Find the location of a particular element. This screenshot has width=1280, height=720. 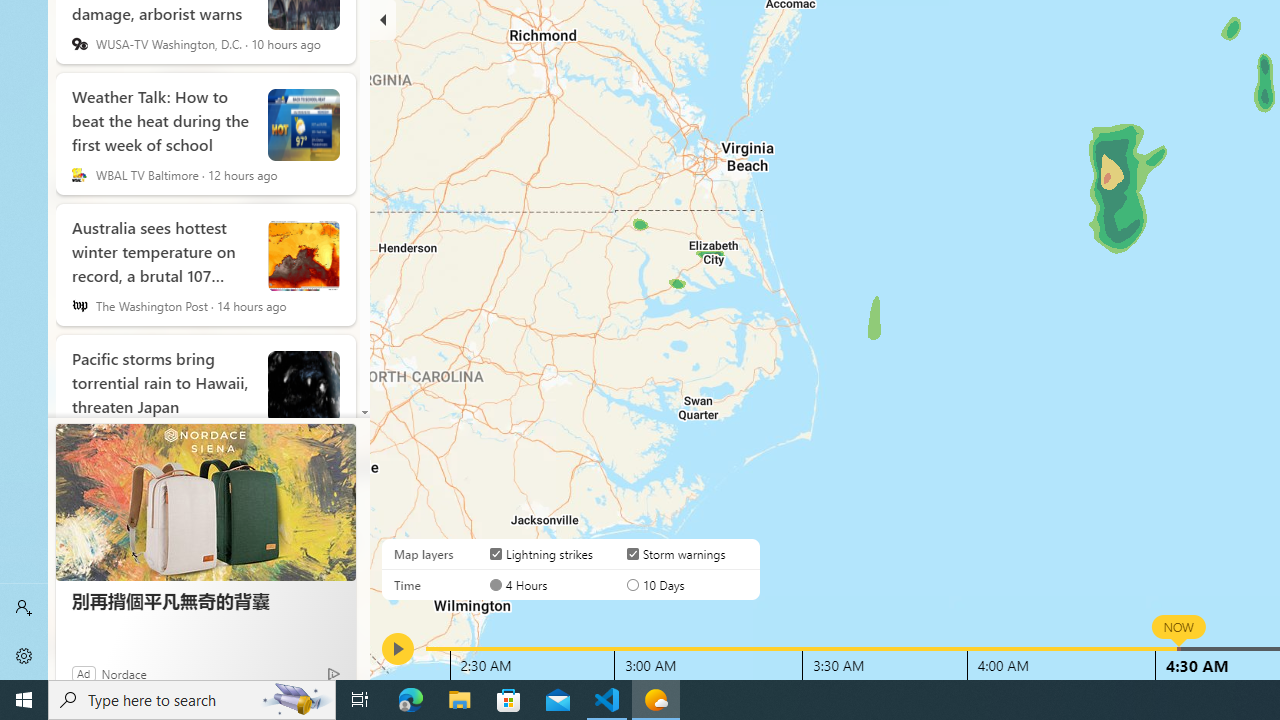

'Settings' is located at coordinates (24, 655).